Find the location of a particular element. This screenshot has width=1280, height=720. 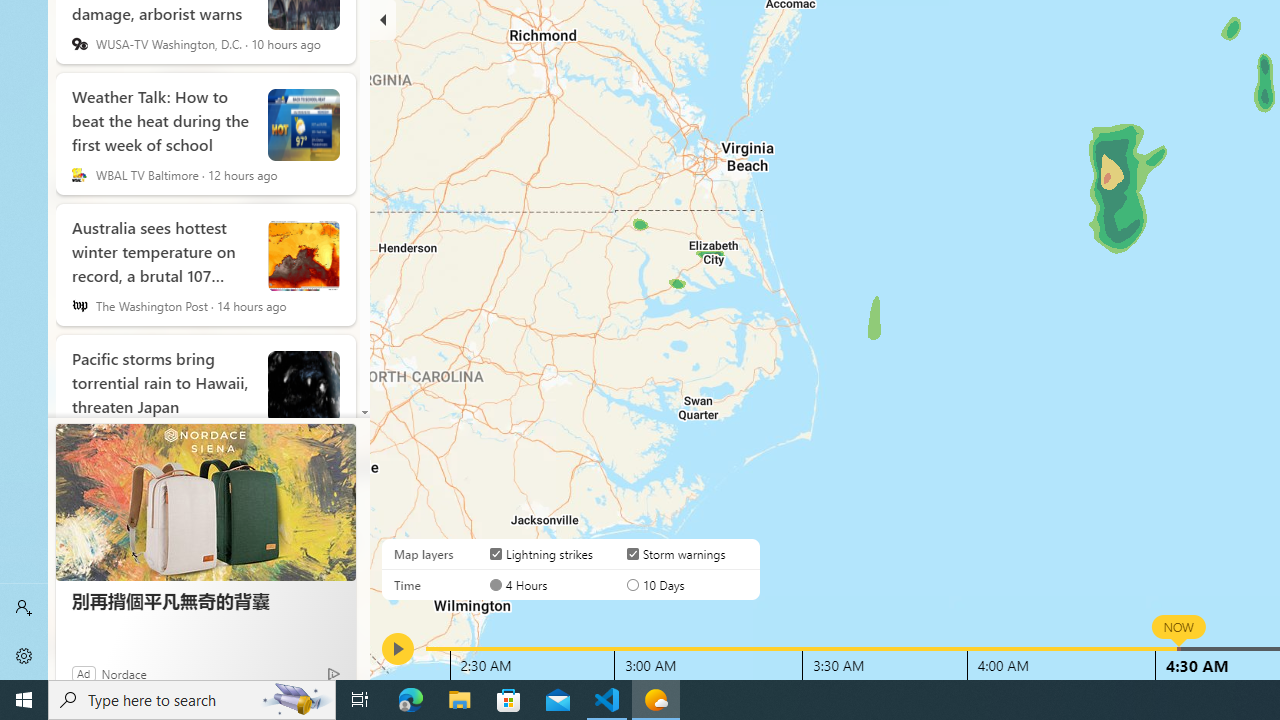

'Settings' is located at coordinates (24, 655).